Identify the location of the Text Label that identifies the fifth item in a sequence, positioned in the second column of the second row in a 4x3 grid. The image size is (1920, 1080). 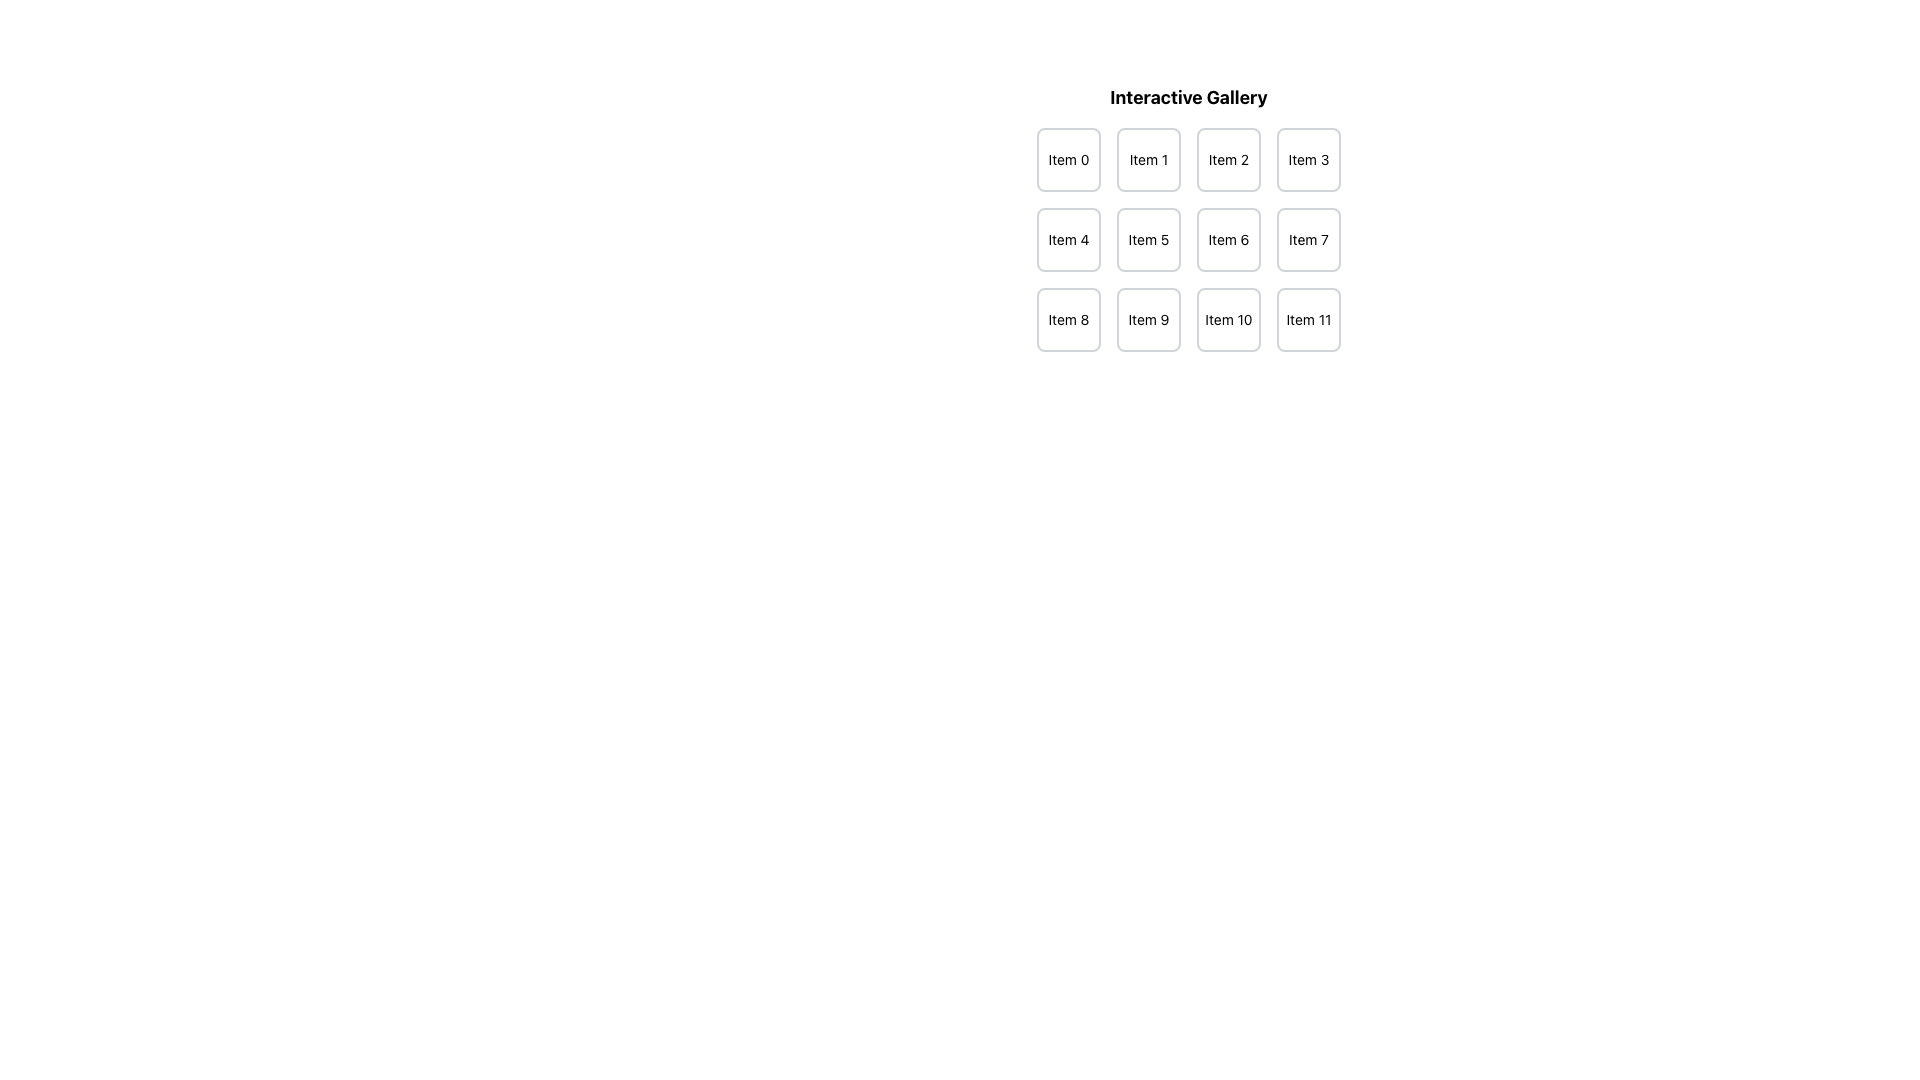
(1148, 238).